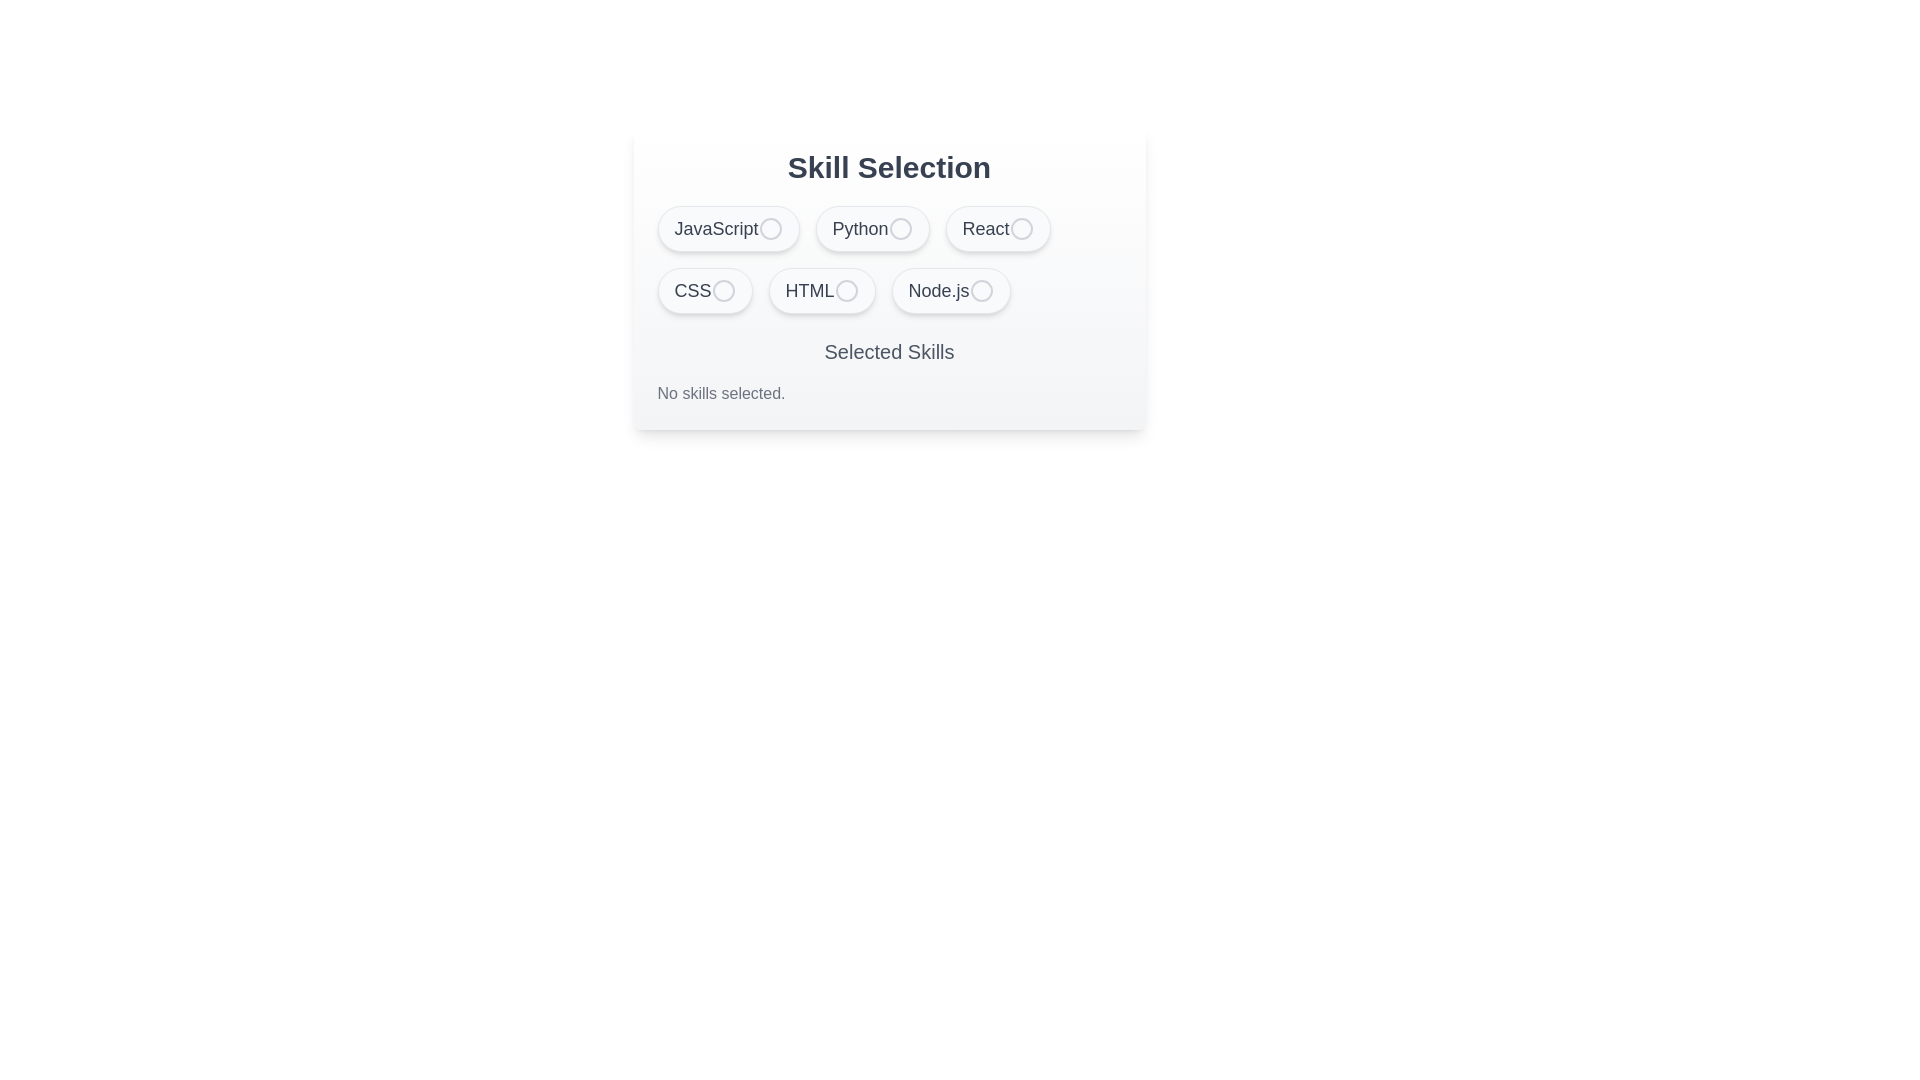 Image resolution: width=1920 pixels, height=1080 pixels. I want to click on the button surrounding the text label 'Python' in the skill selection area, so click(860, 227).